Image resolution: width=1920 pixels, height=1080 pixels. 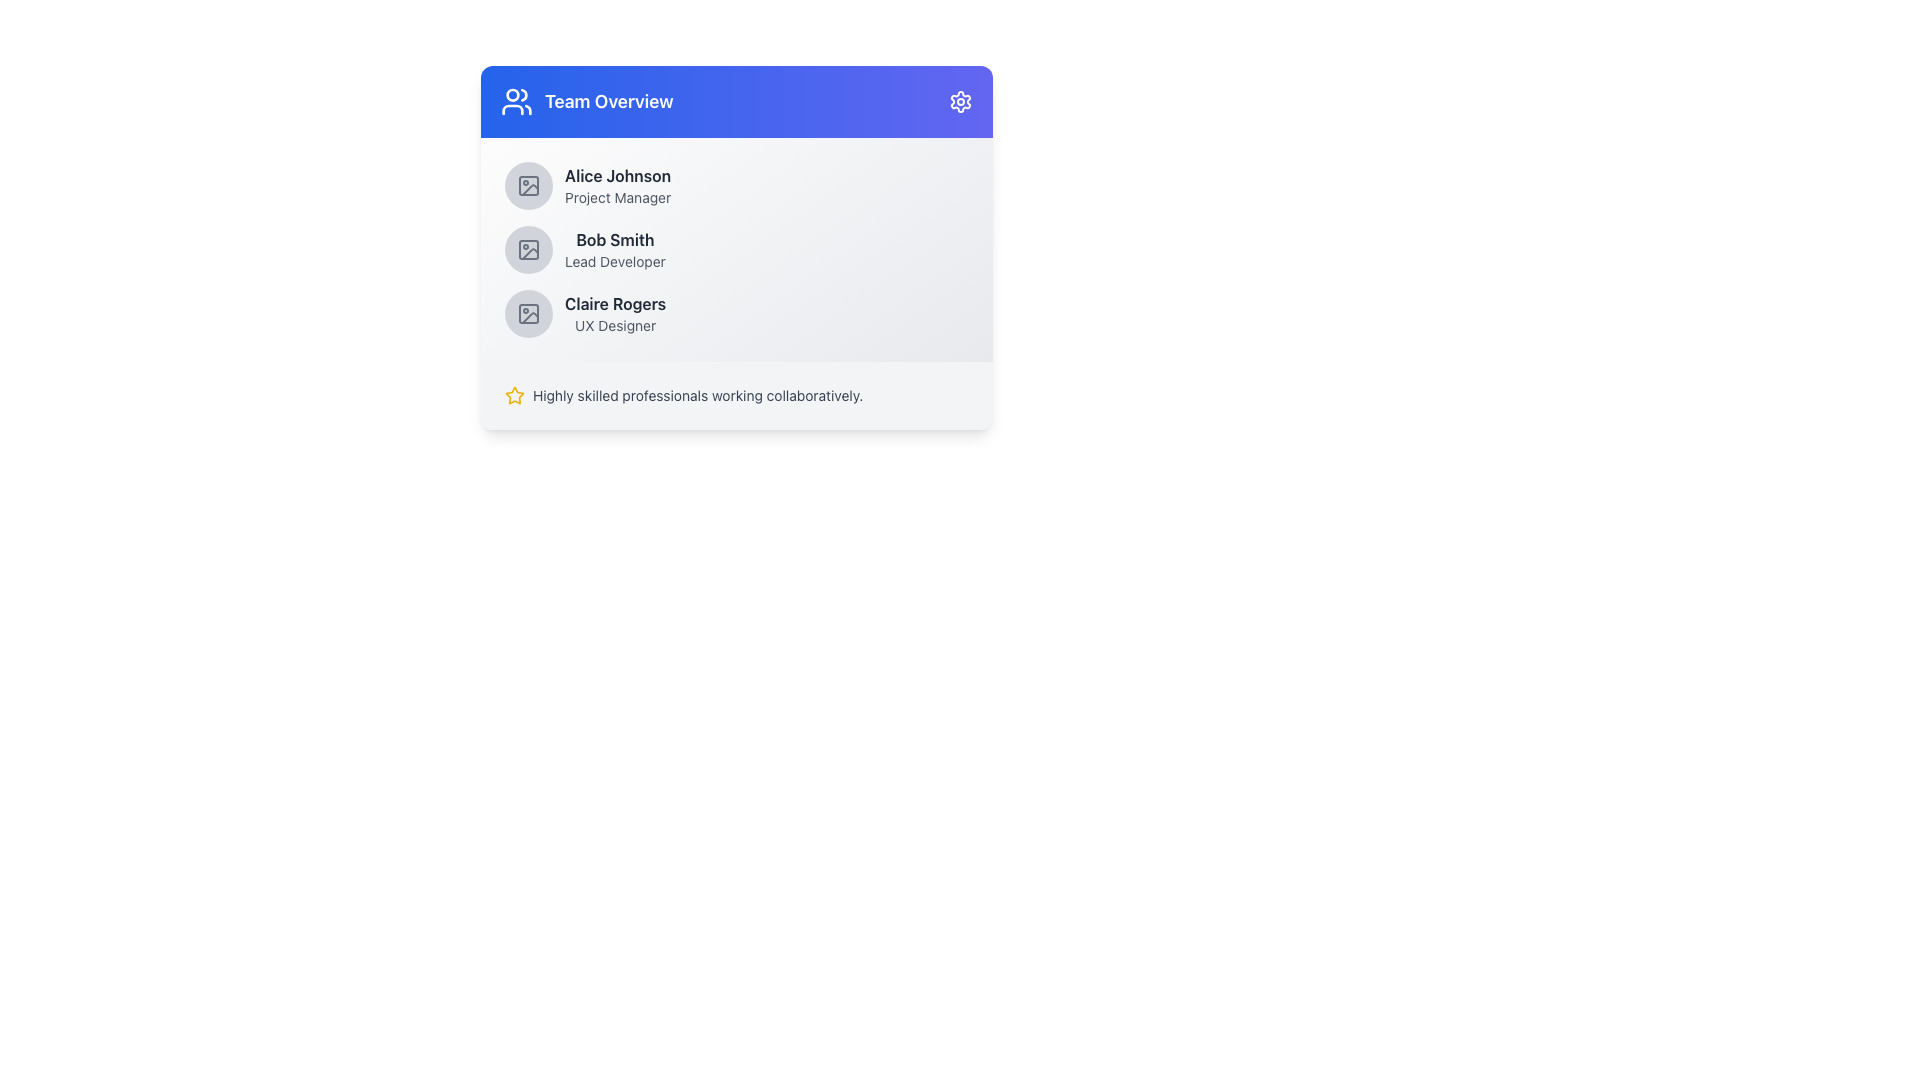 What do you see at coordinates (617, 175) in the screenshot?
I see `the text label that reads 'Alice Johnson', which is the first entry in the list under 'Team Overview'` at bounding box center [617, 175].